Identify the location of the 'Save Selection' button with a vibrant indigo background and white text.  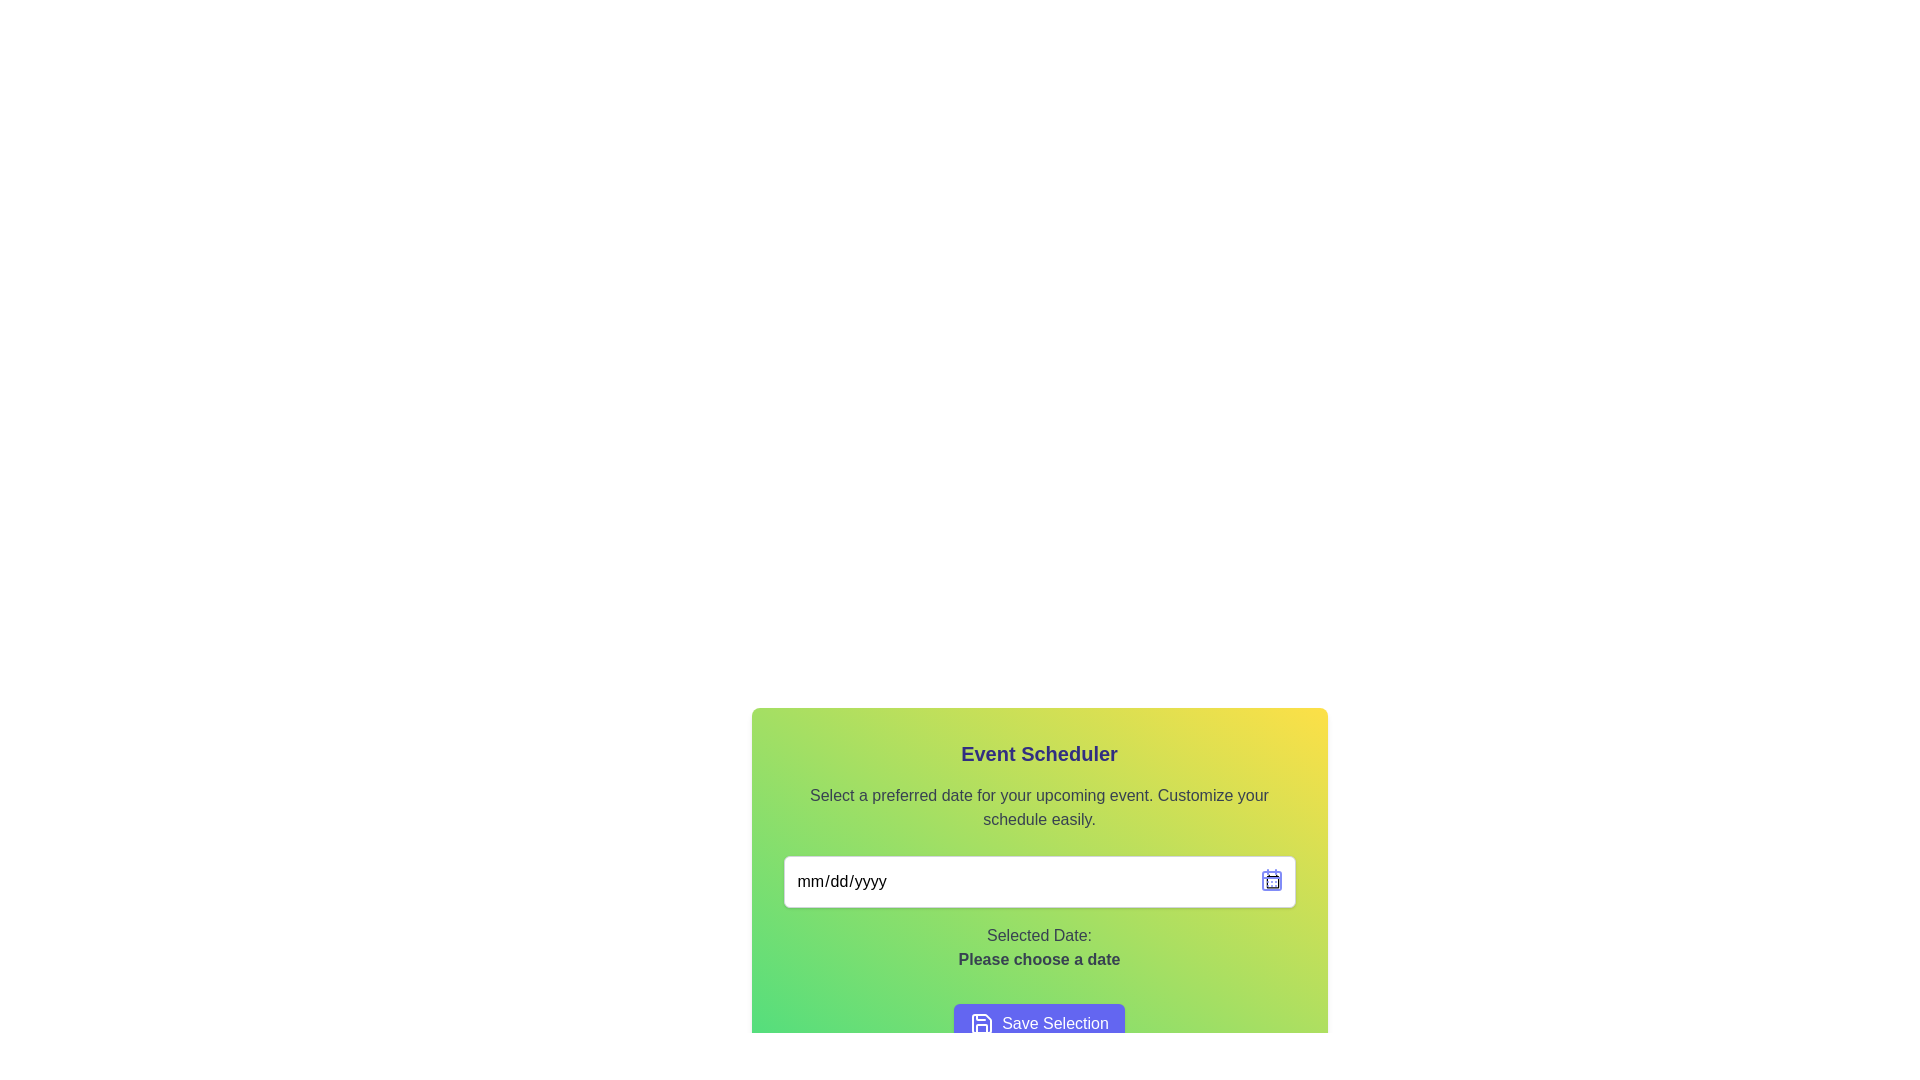
(1039, 1023).